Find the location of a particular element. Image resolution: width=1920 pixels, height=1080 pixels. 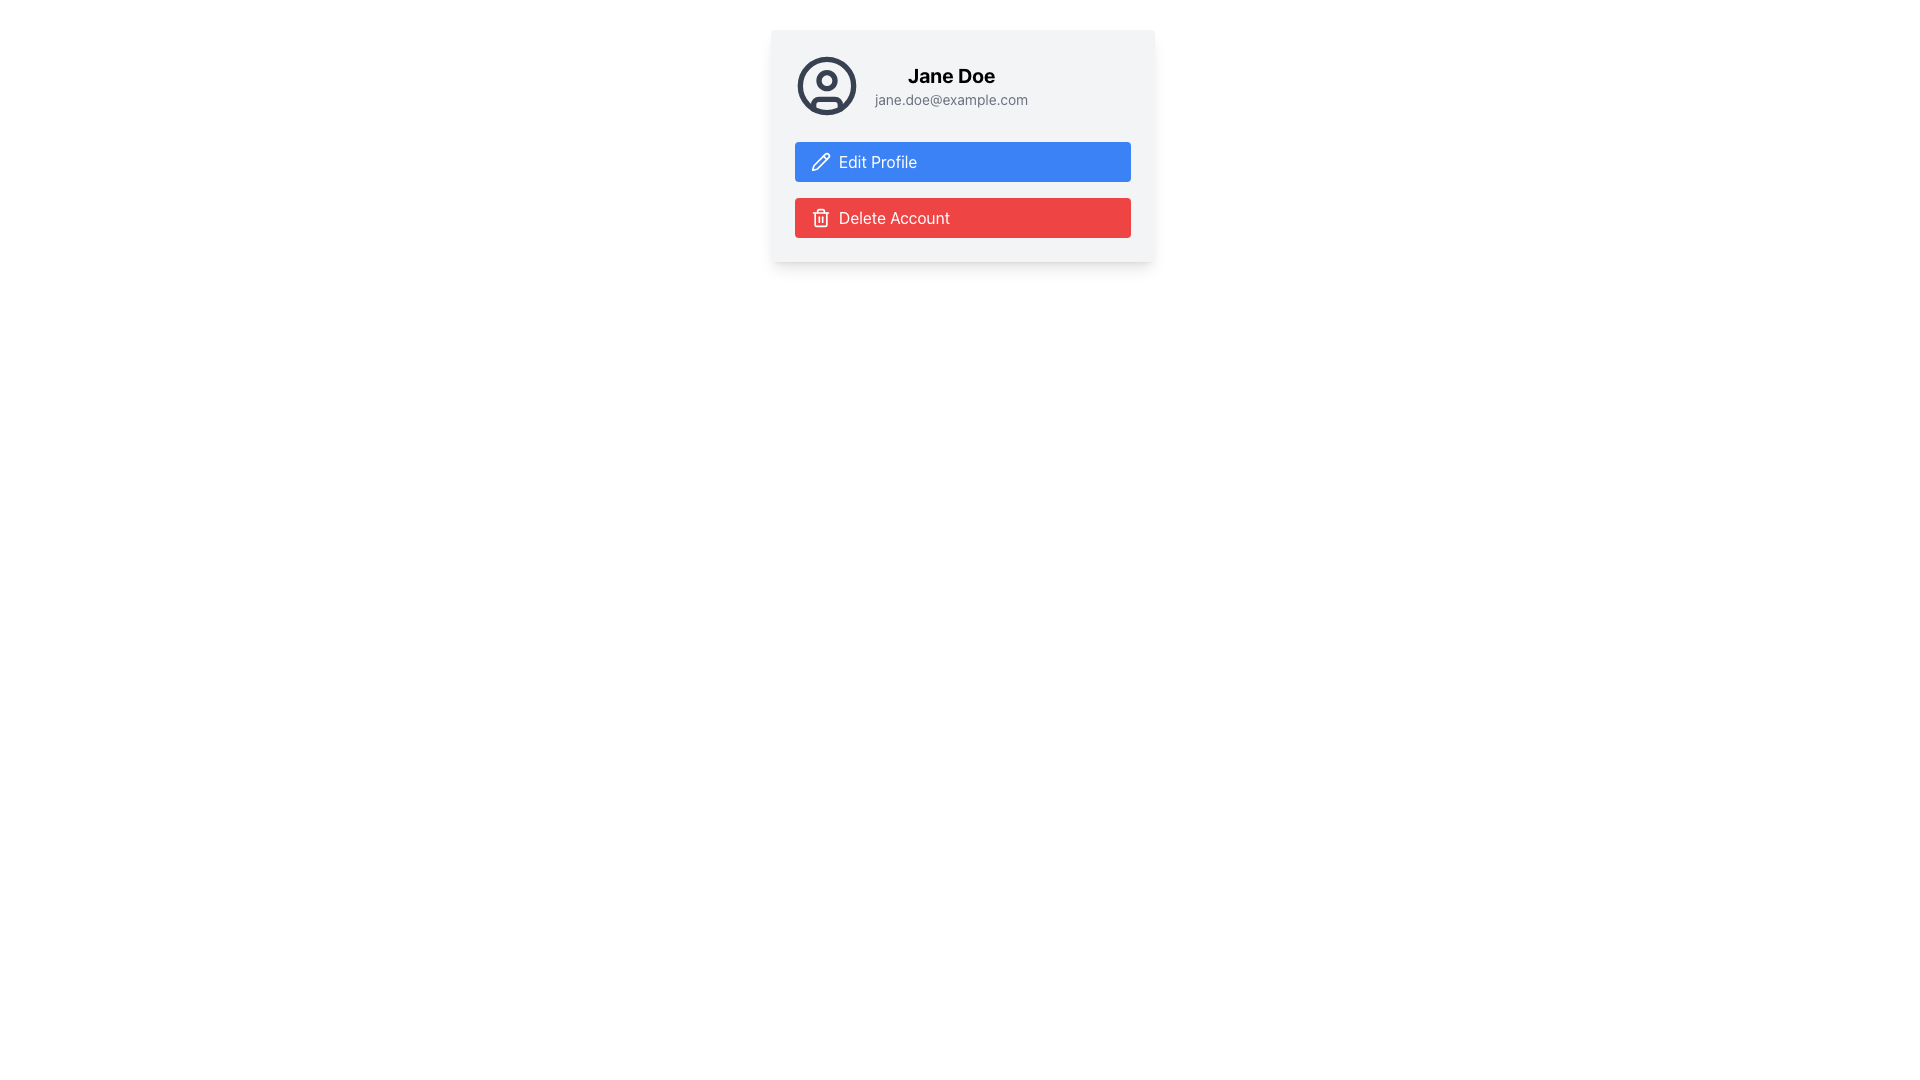

the graphical pencil icon representing the editing action, located to the left of the blue 'Edit Profile' button is located at coordinates (820, 160).